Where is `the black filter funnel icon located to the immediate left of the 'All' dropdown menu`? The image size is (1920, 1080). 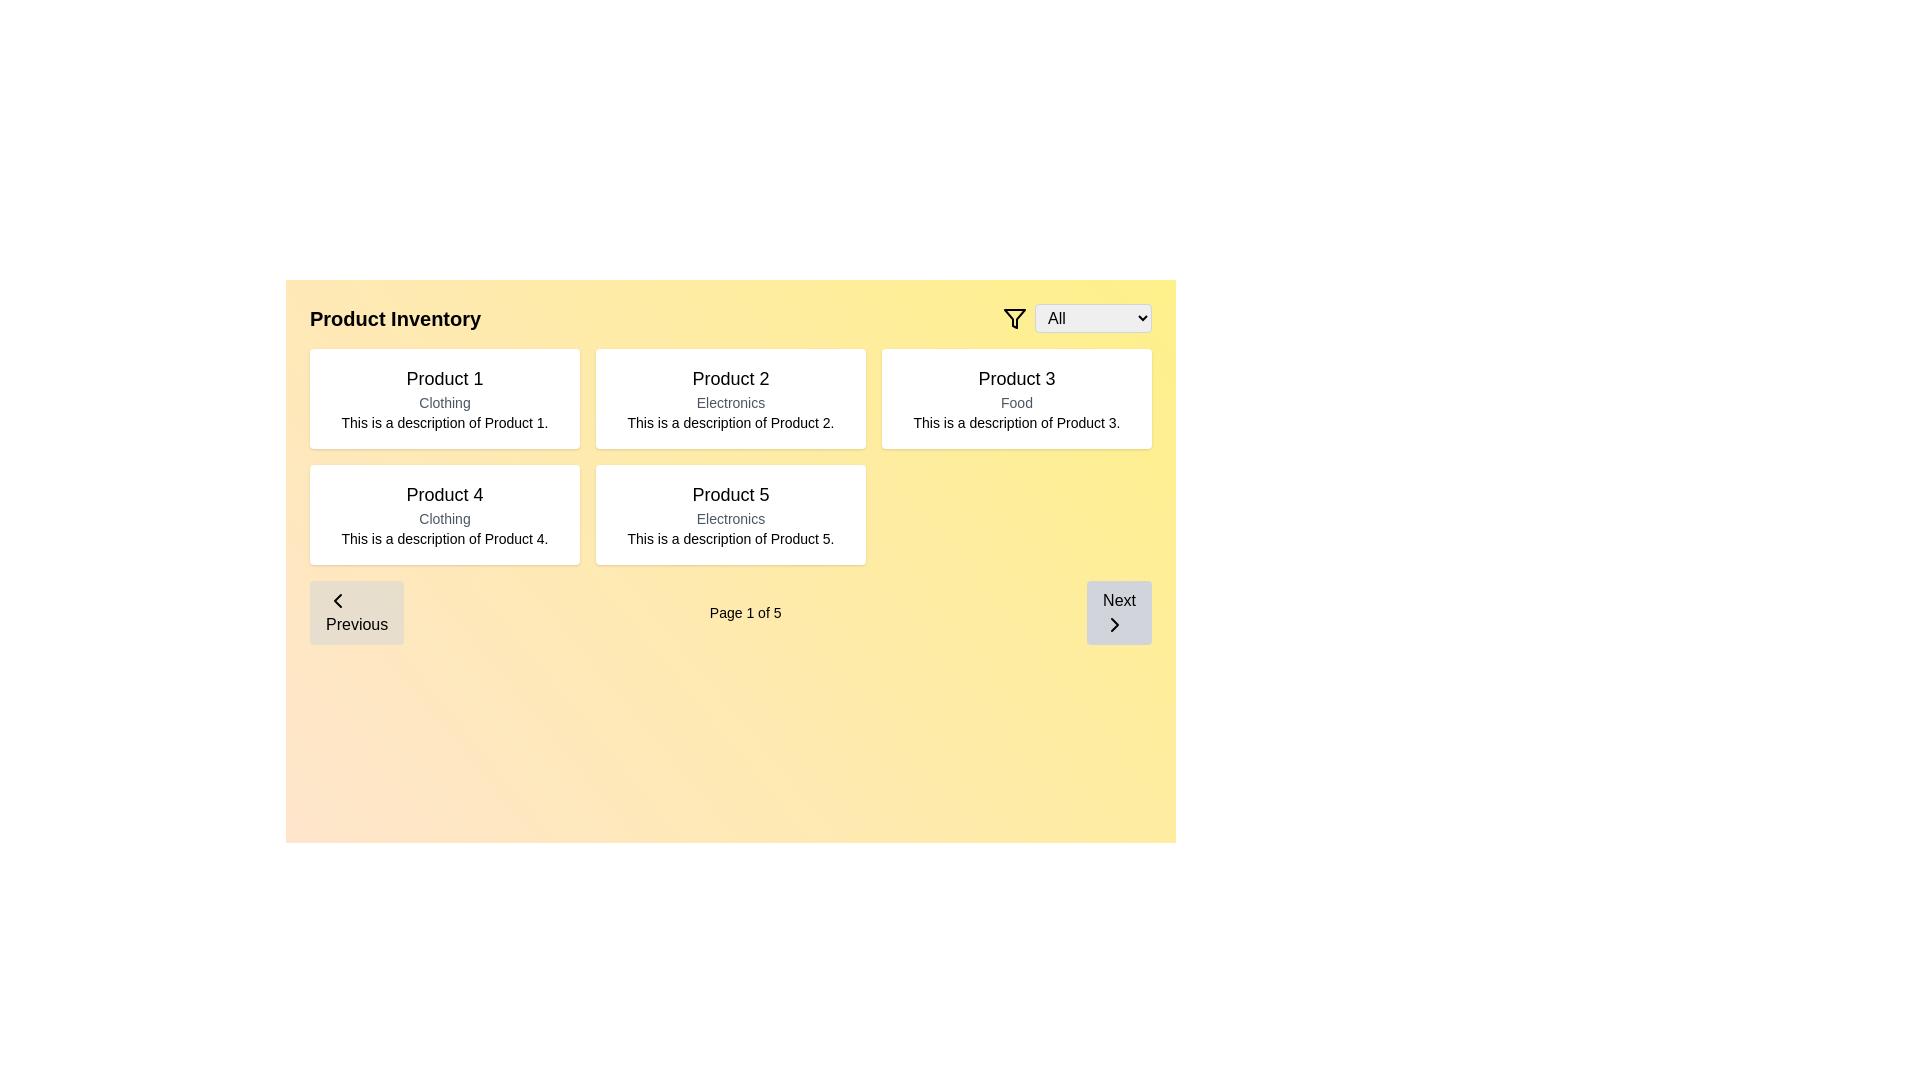
the black filter funnel icon located to the immediate left of the 'All' dropdown menu is located at coordinates (1014, 317).